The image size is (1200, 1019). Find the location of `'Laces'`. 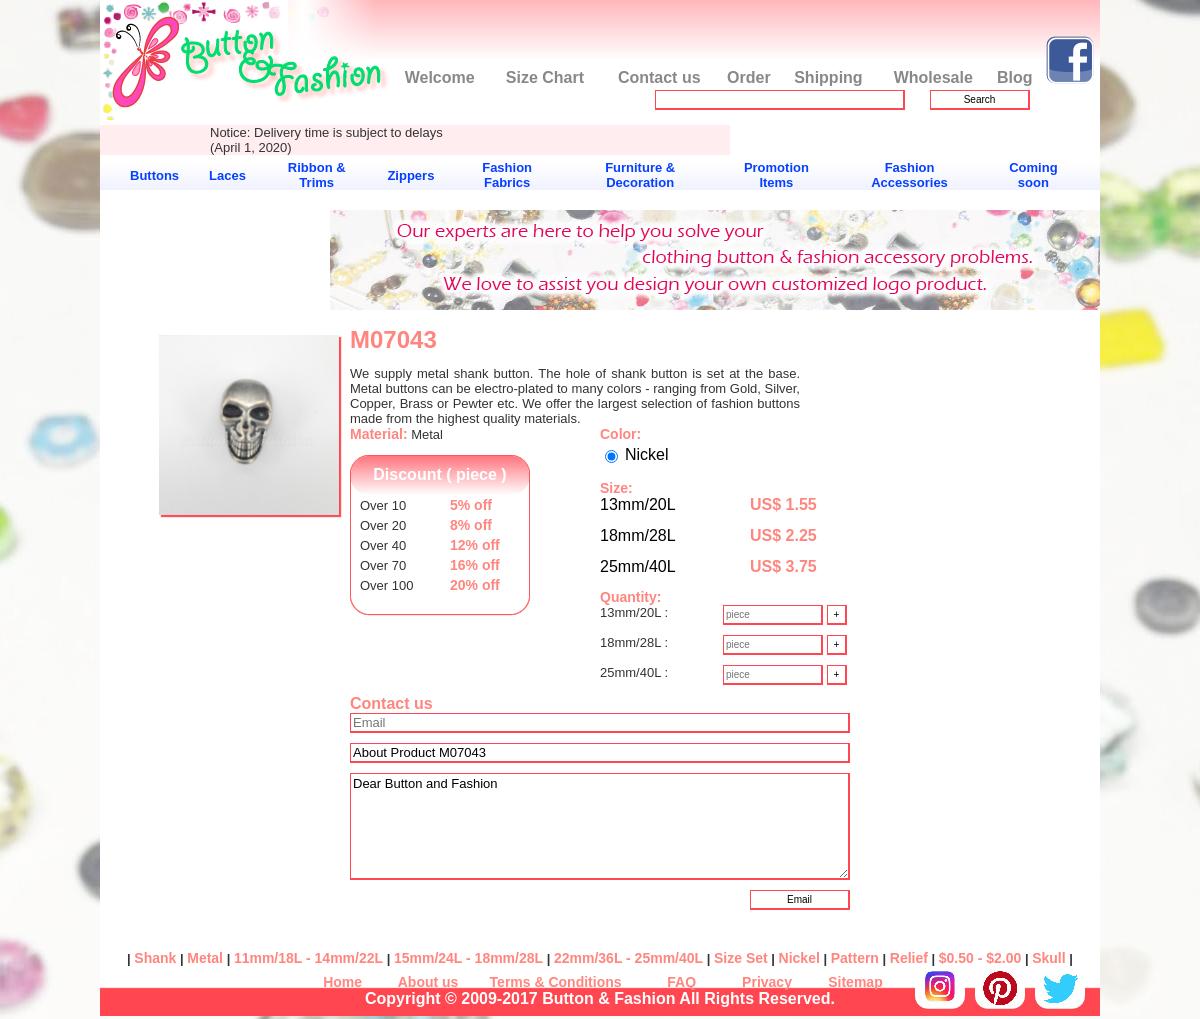

'Laces' is located at coordinates (226, 174).